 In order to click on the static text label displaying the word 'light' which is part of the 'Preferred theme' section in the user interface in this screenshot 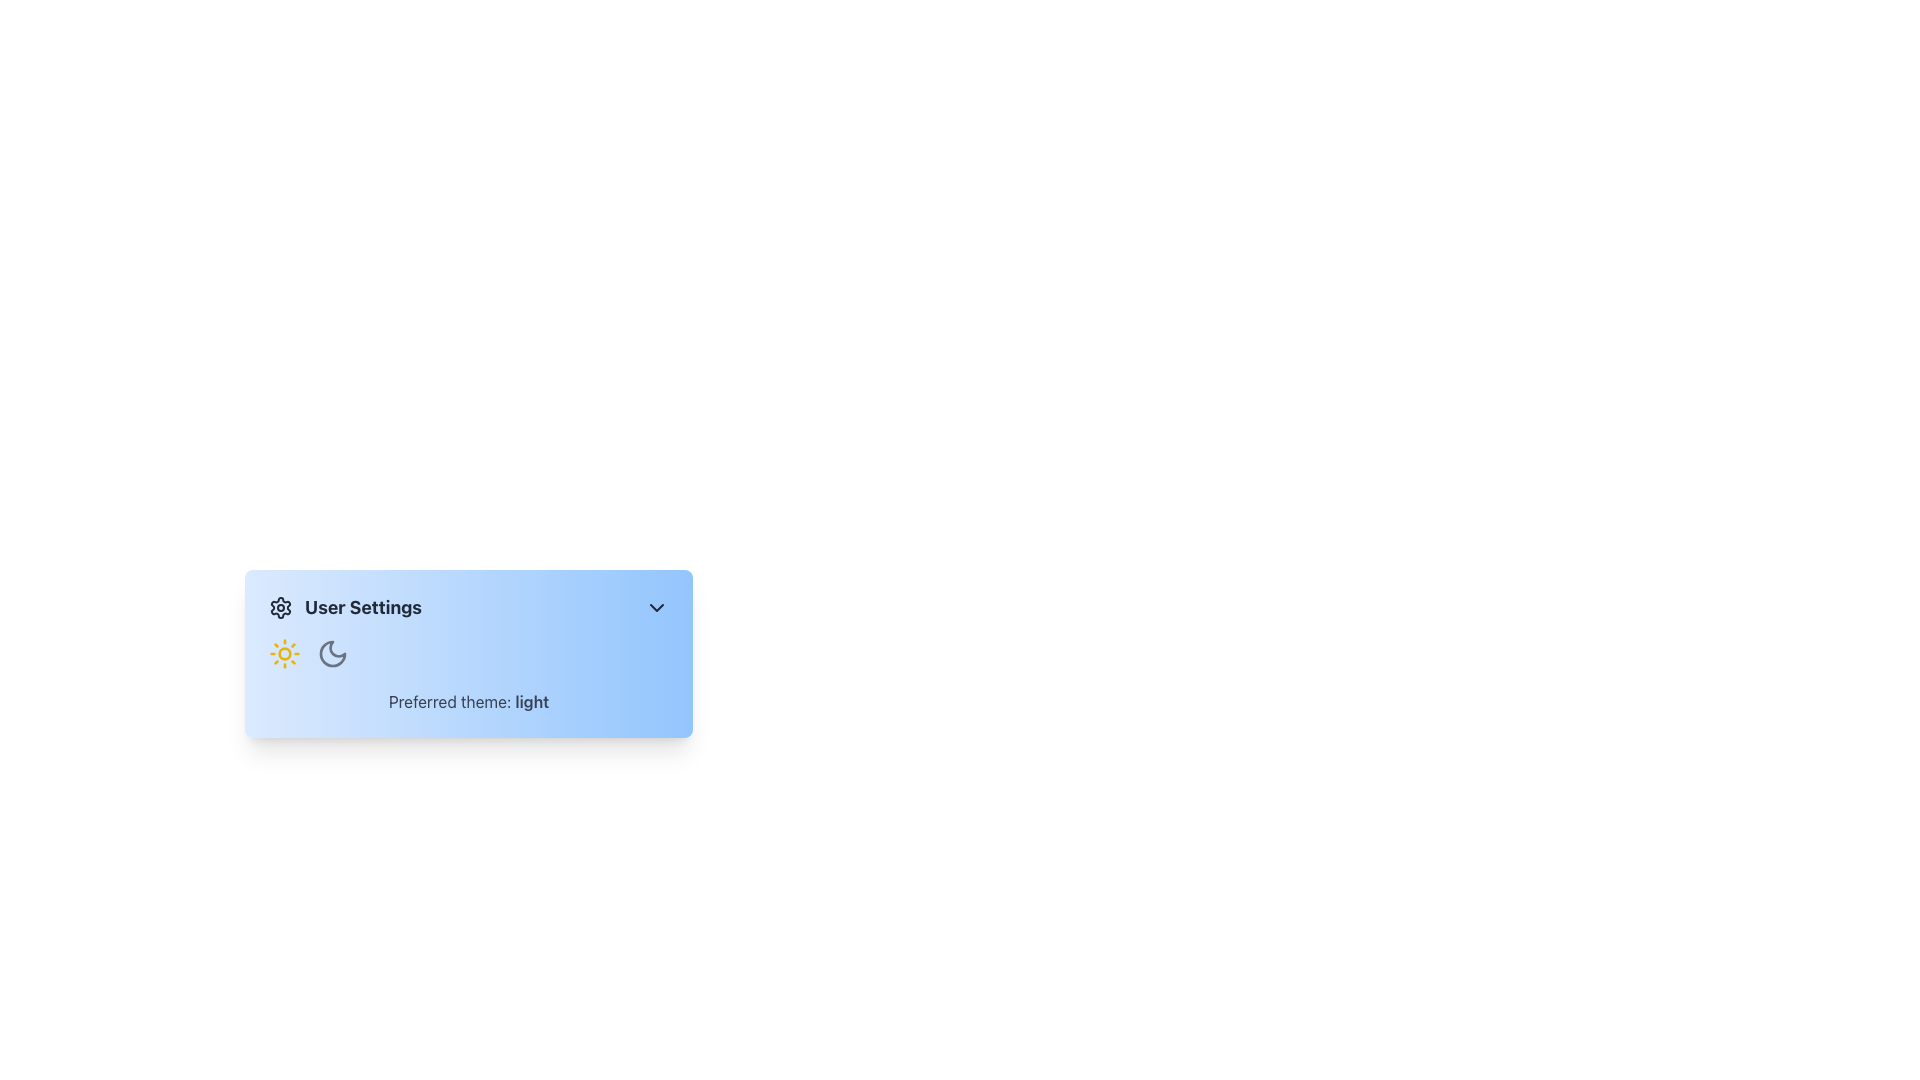, I will do `click(532, 701)`.